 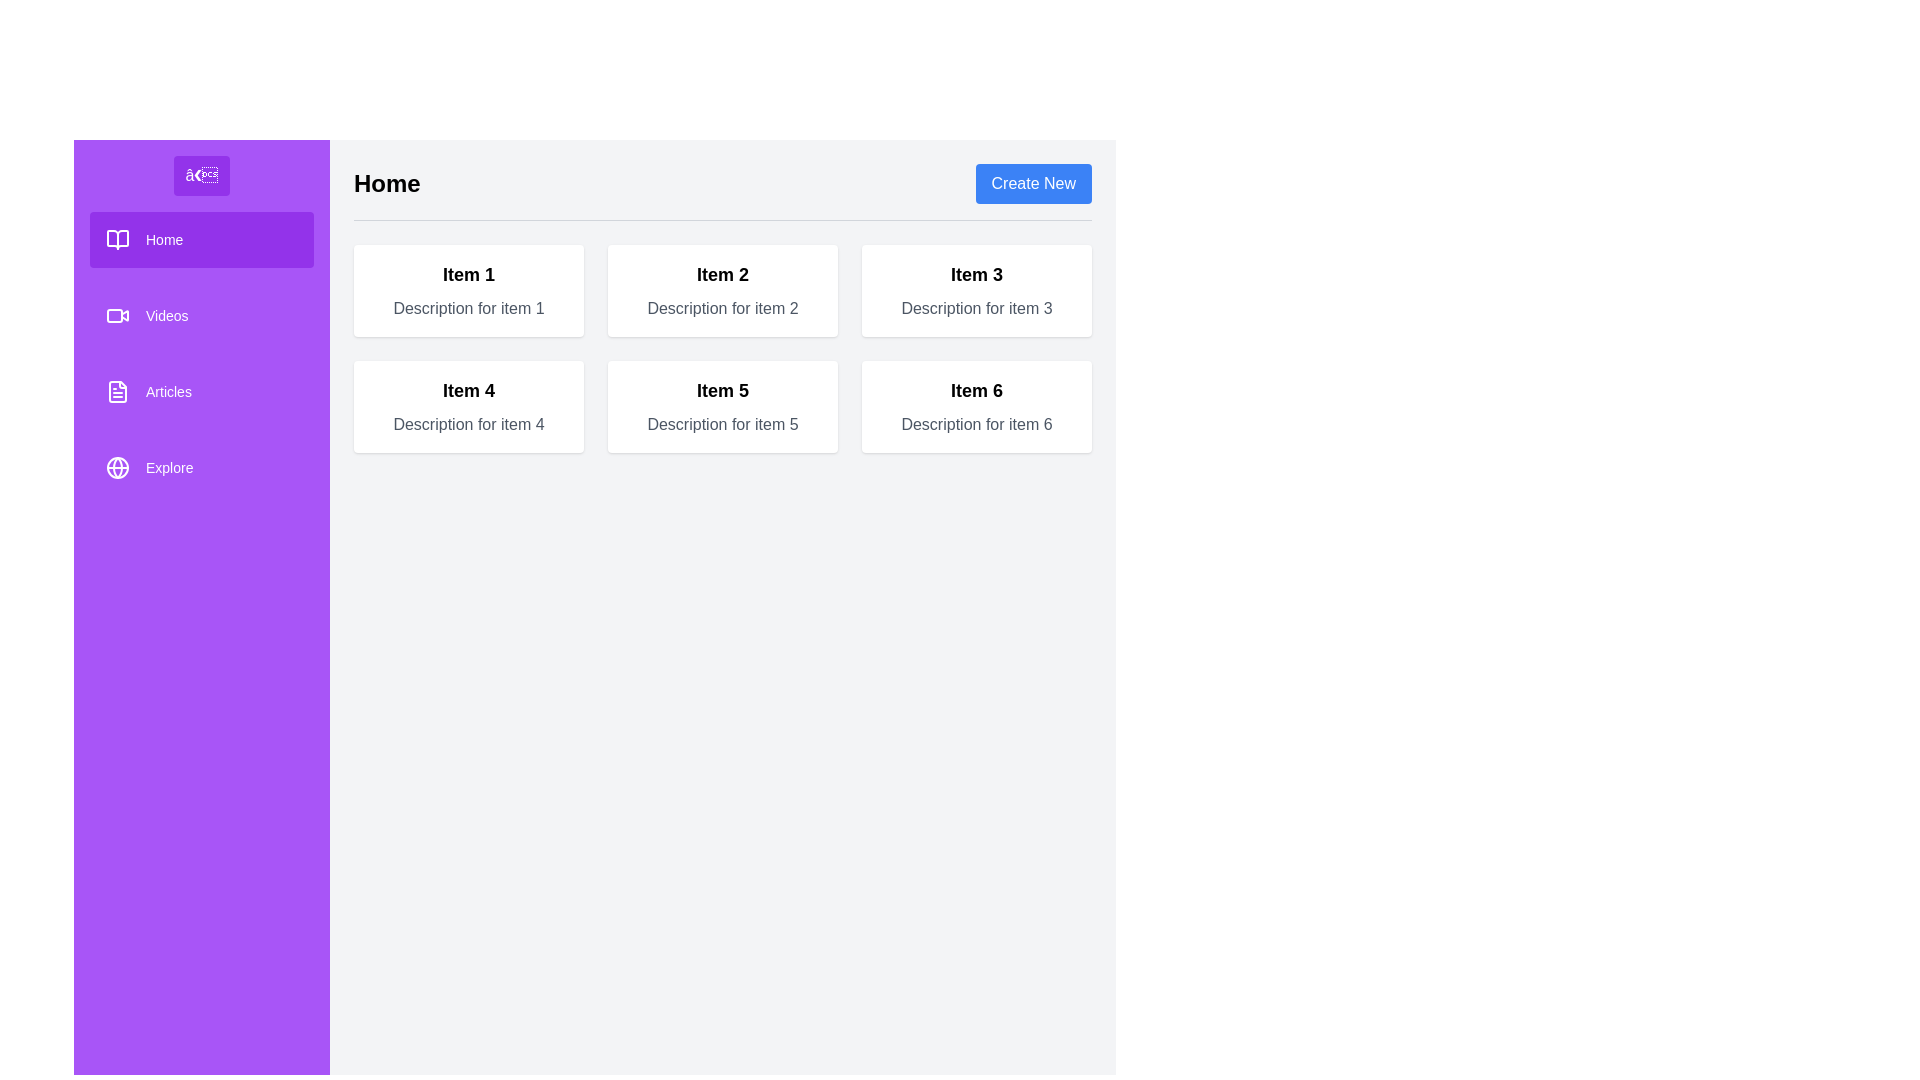 I want to click on the circular globe icon with a purple background that is part of the 'Explore' menu item in the left sidebar, so click(x=117, y=467).